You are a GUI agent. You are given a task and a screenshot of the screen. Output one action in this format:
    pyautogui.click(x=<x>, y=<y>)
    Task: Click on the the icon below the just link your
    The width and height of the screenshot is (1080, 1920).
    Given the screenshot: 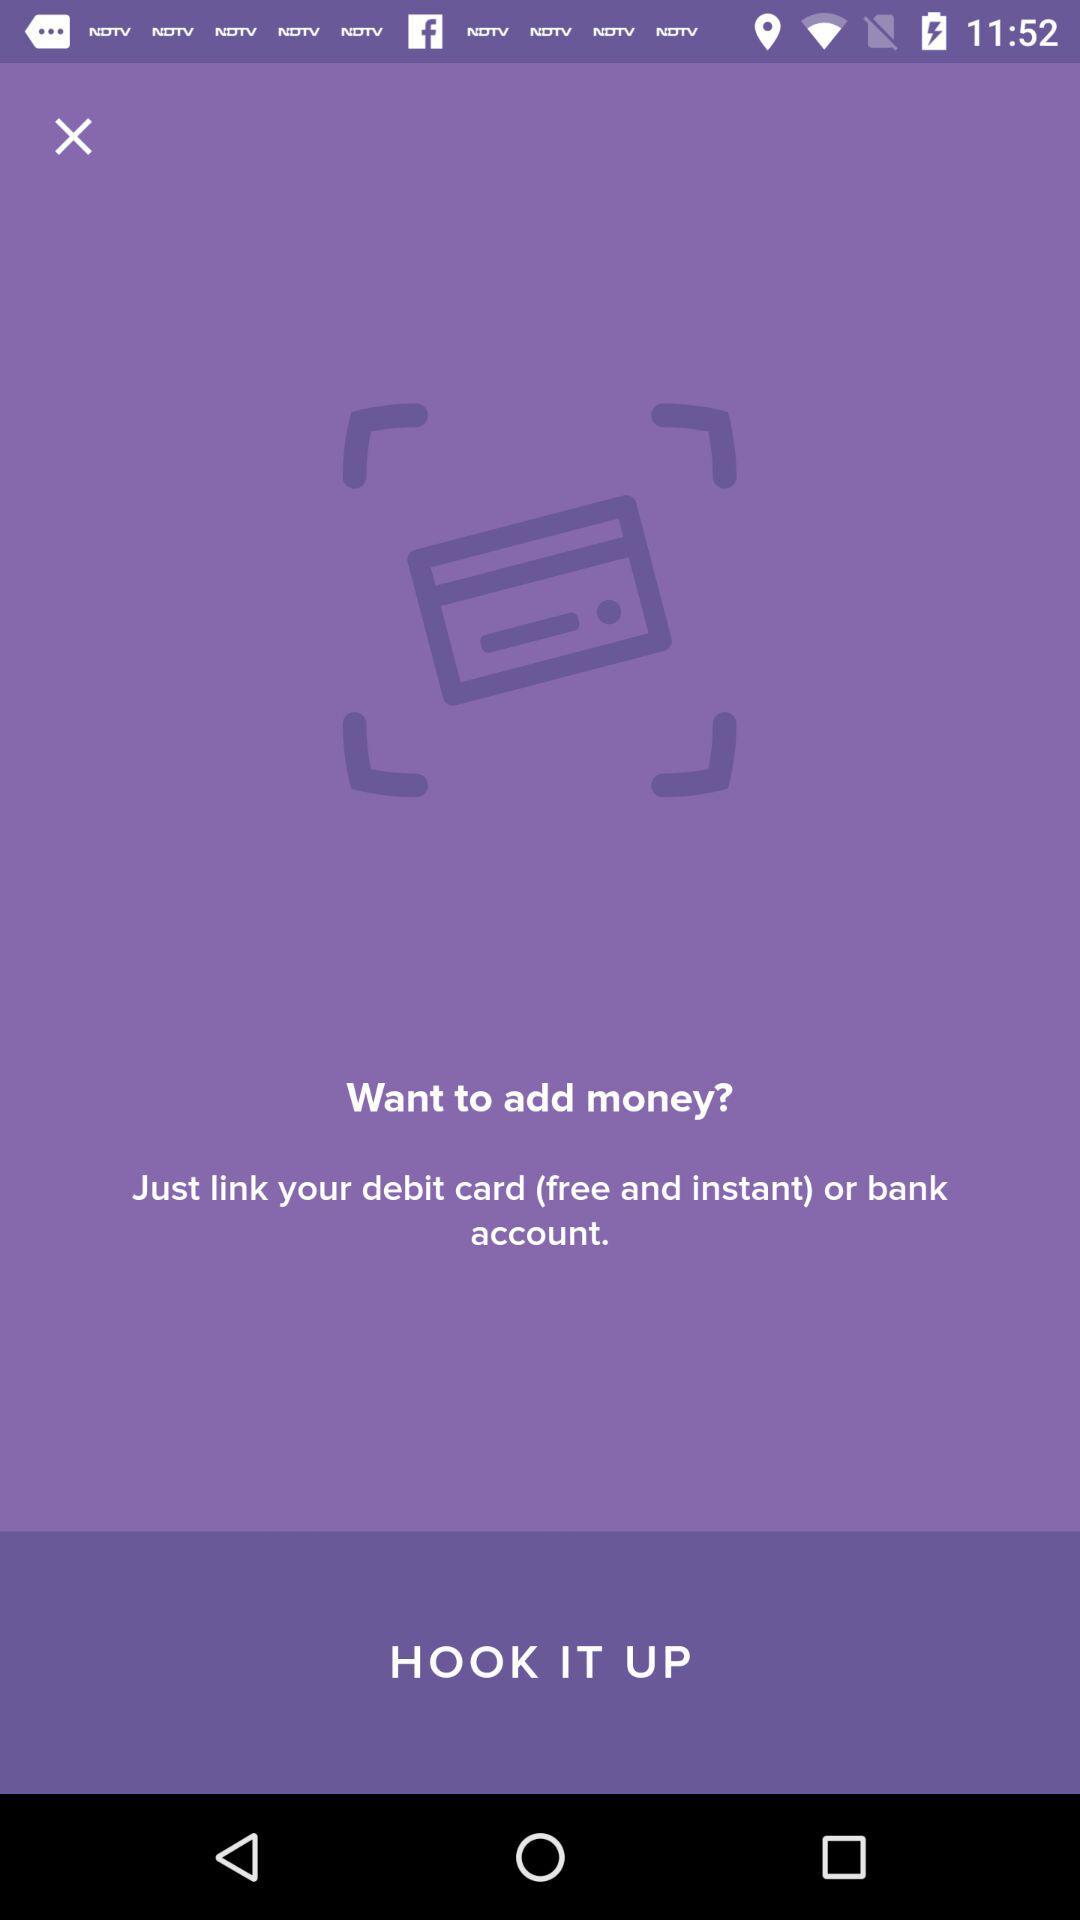 What is the action you would take?
    pyautogui.click(x=540, y=1662)
    